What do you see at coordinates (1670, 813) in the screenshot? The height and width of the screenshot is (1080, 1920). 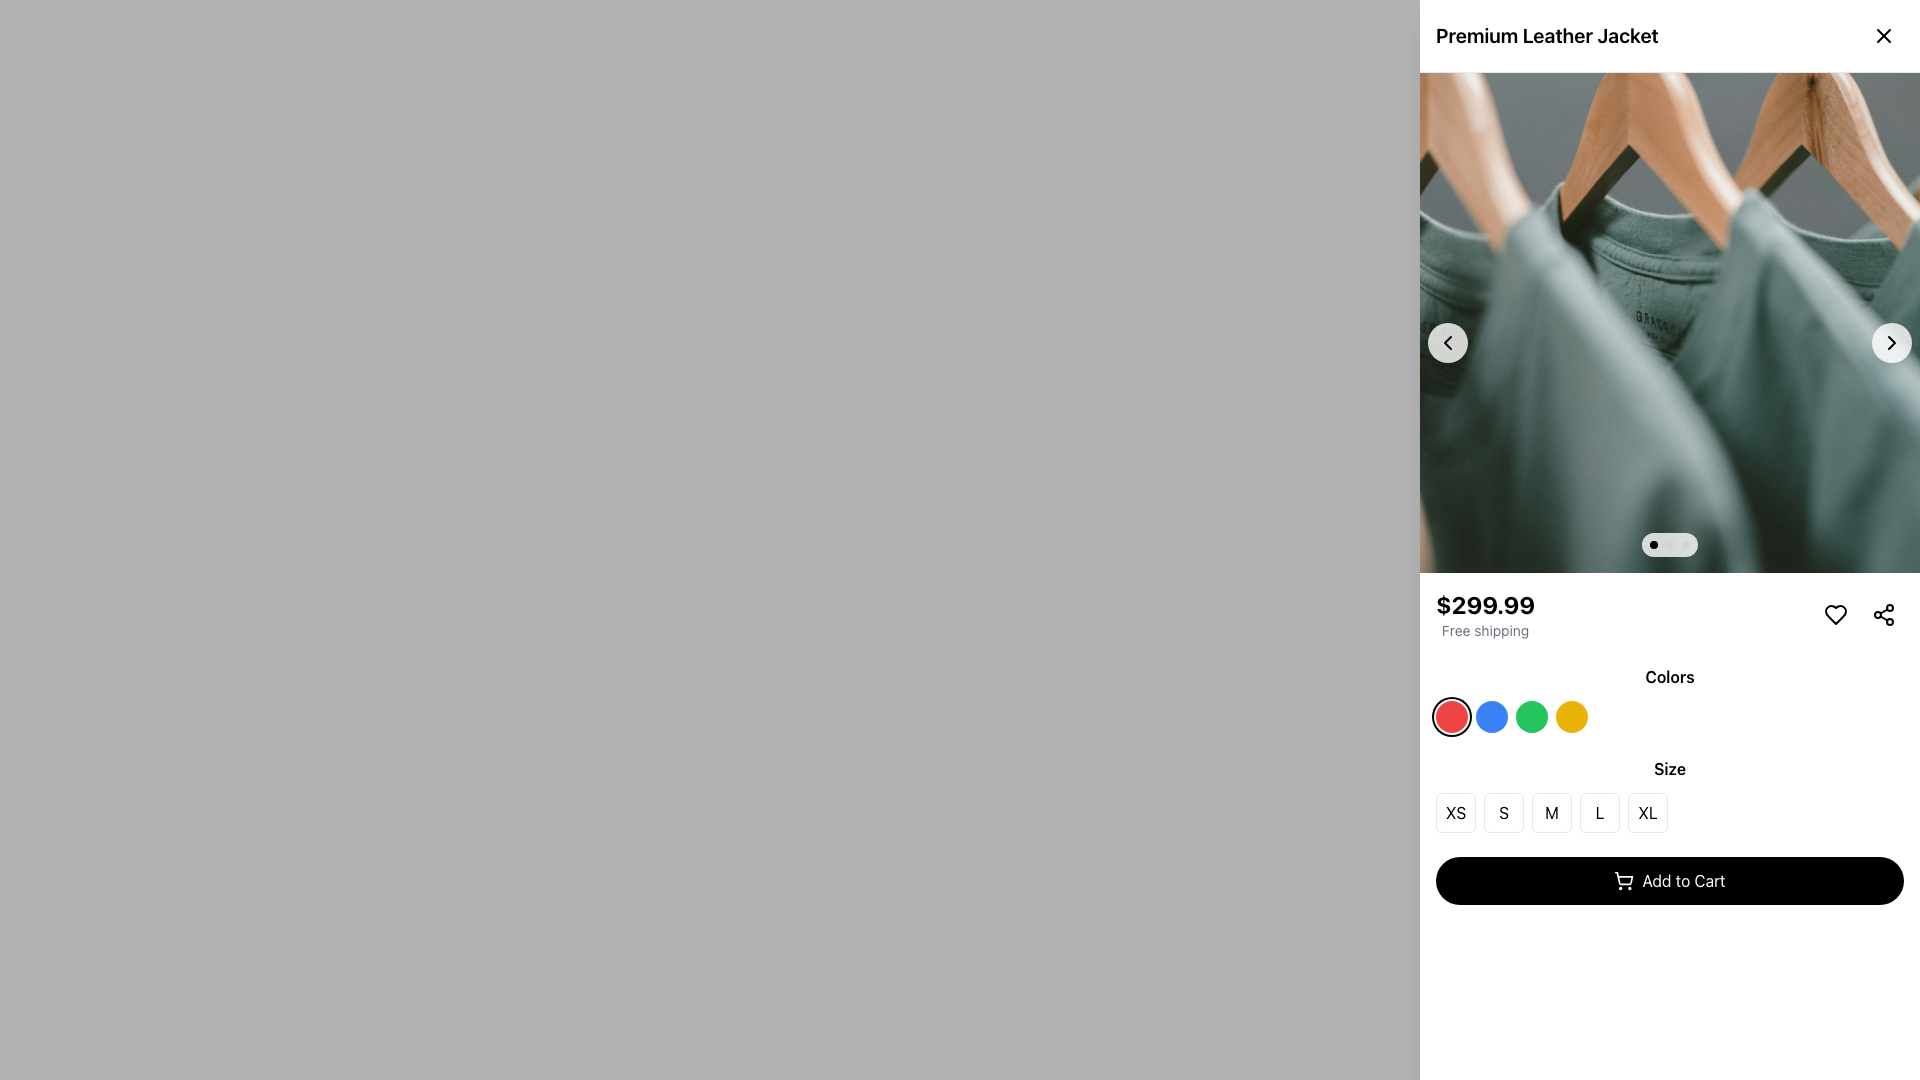 I see `the size option buttons in the 'Size' section below the color selection area` at bounding box center [1670, 813].